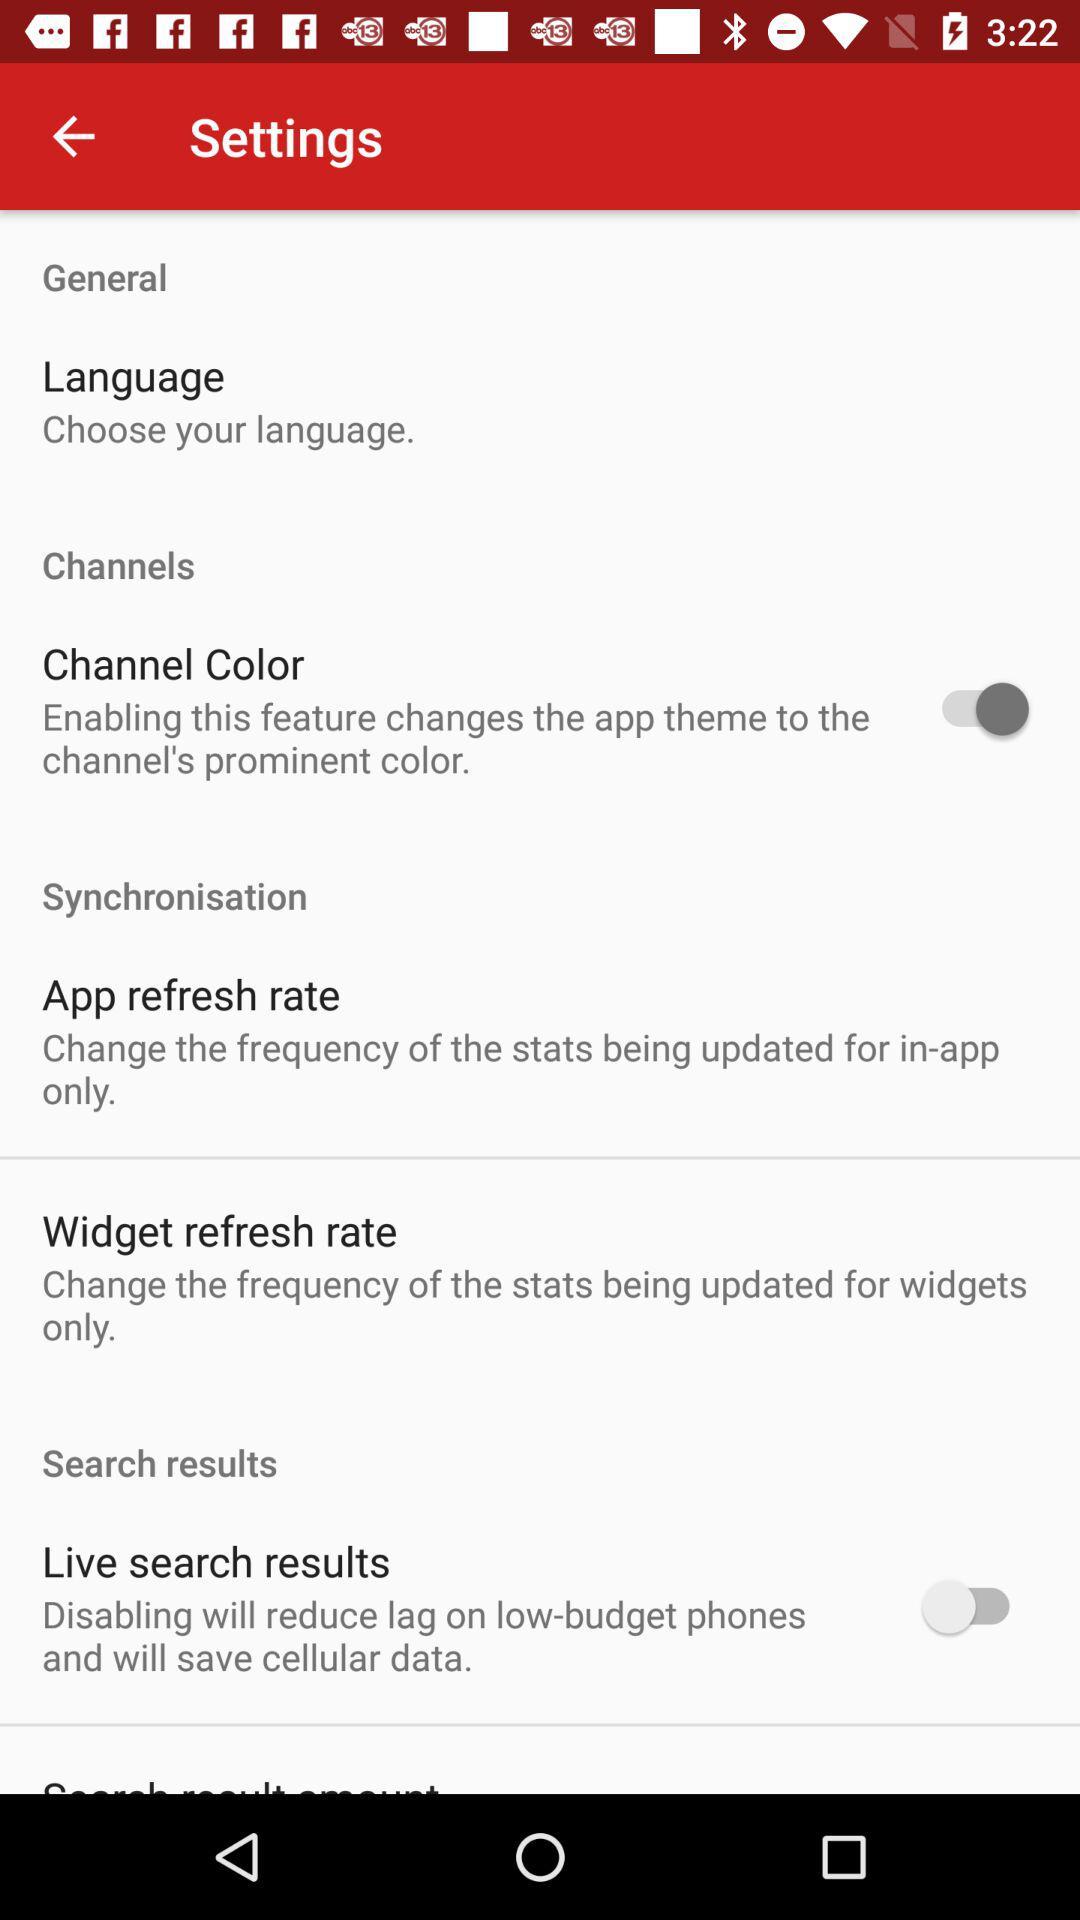 This screenshot has width=1080, height=1920. Describe the element at coordinates (540, 874) in the screenshot. I see `synchronisation item` at that location.